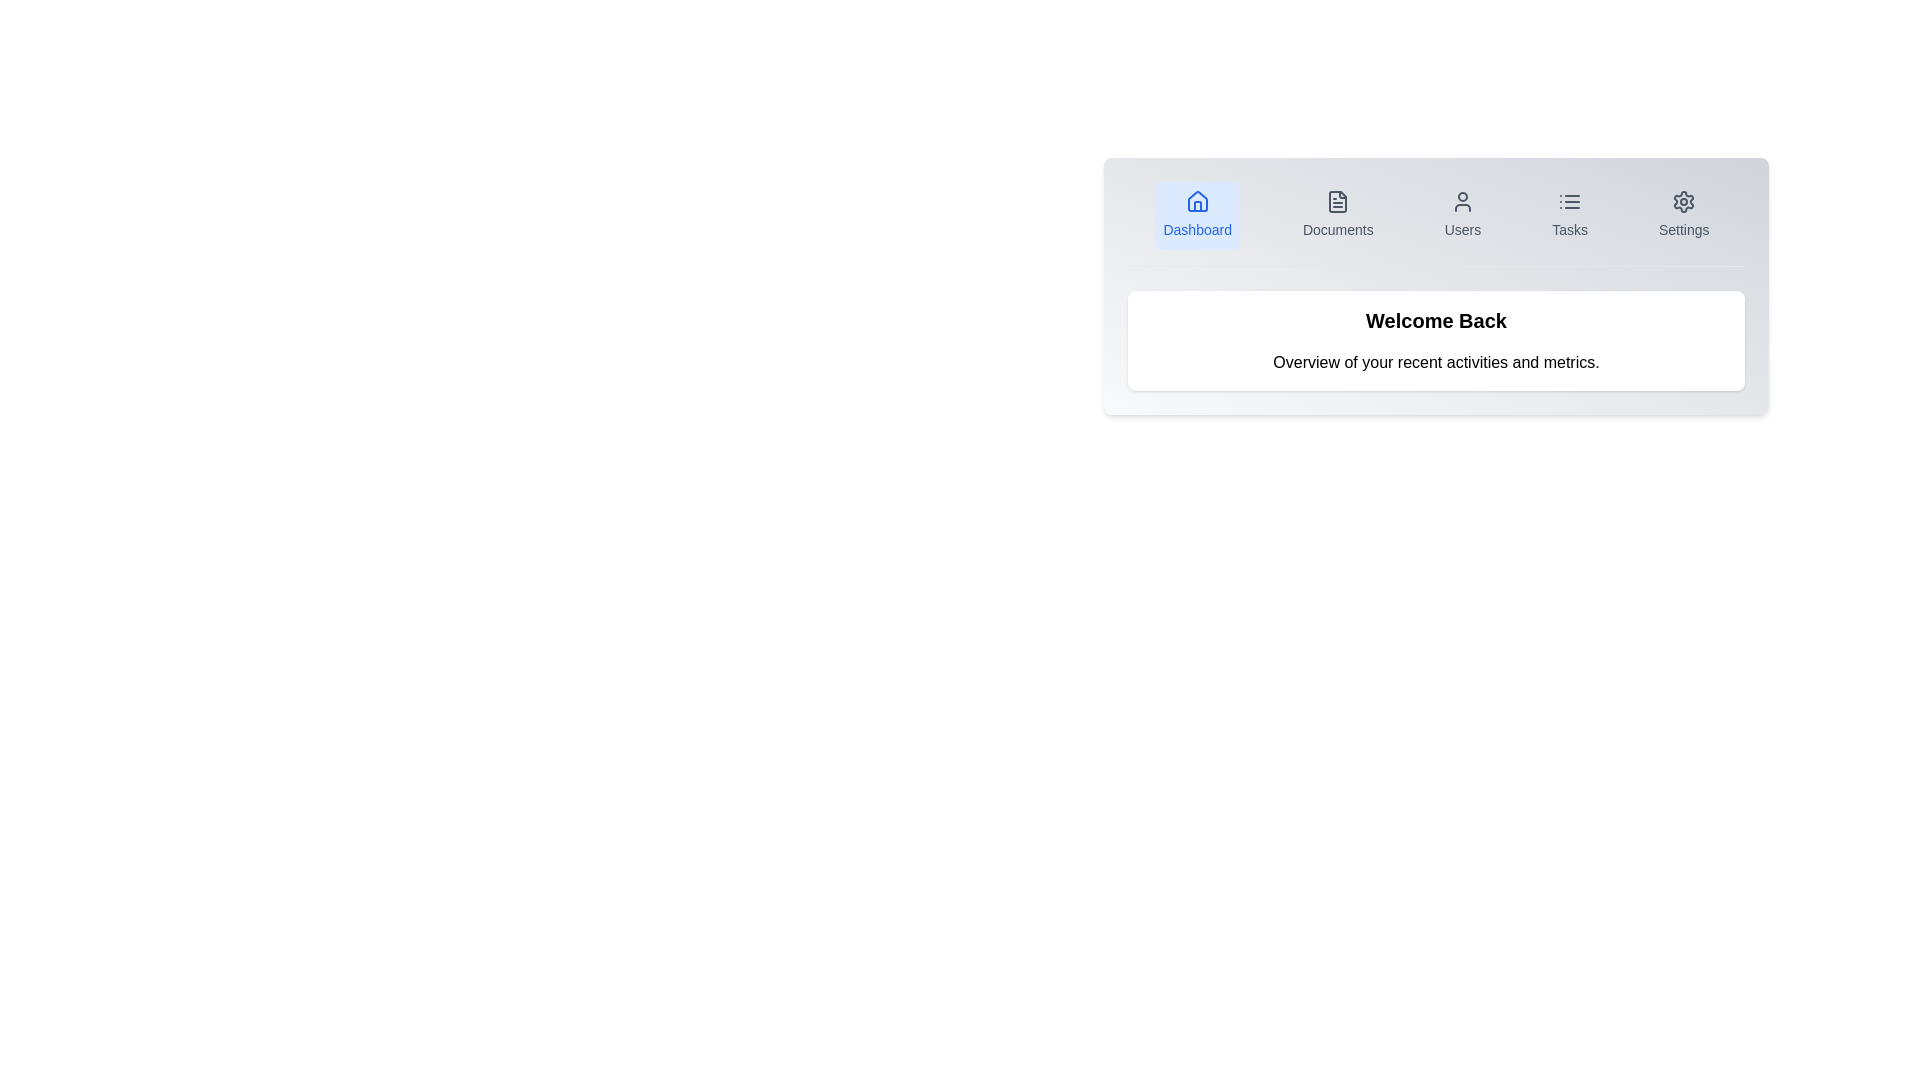 The image size is (1920, 1080). What do you see at coordinates (1462, 216) in the screenshot?
I see `the Navigation Button that accesses the 'Users' section, located between 'Documents' and 'Tasks' at the top of the interface` at bounding box center [1462, 216].